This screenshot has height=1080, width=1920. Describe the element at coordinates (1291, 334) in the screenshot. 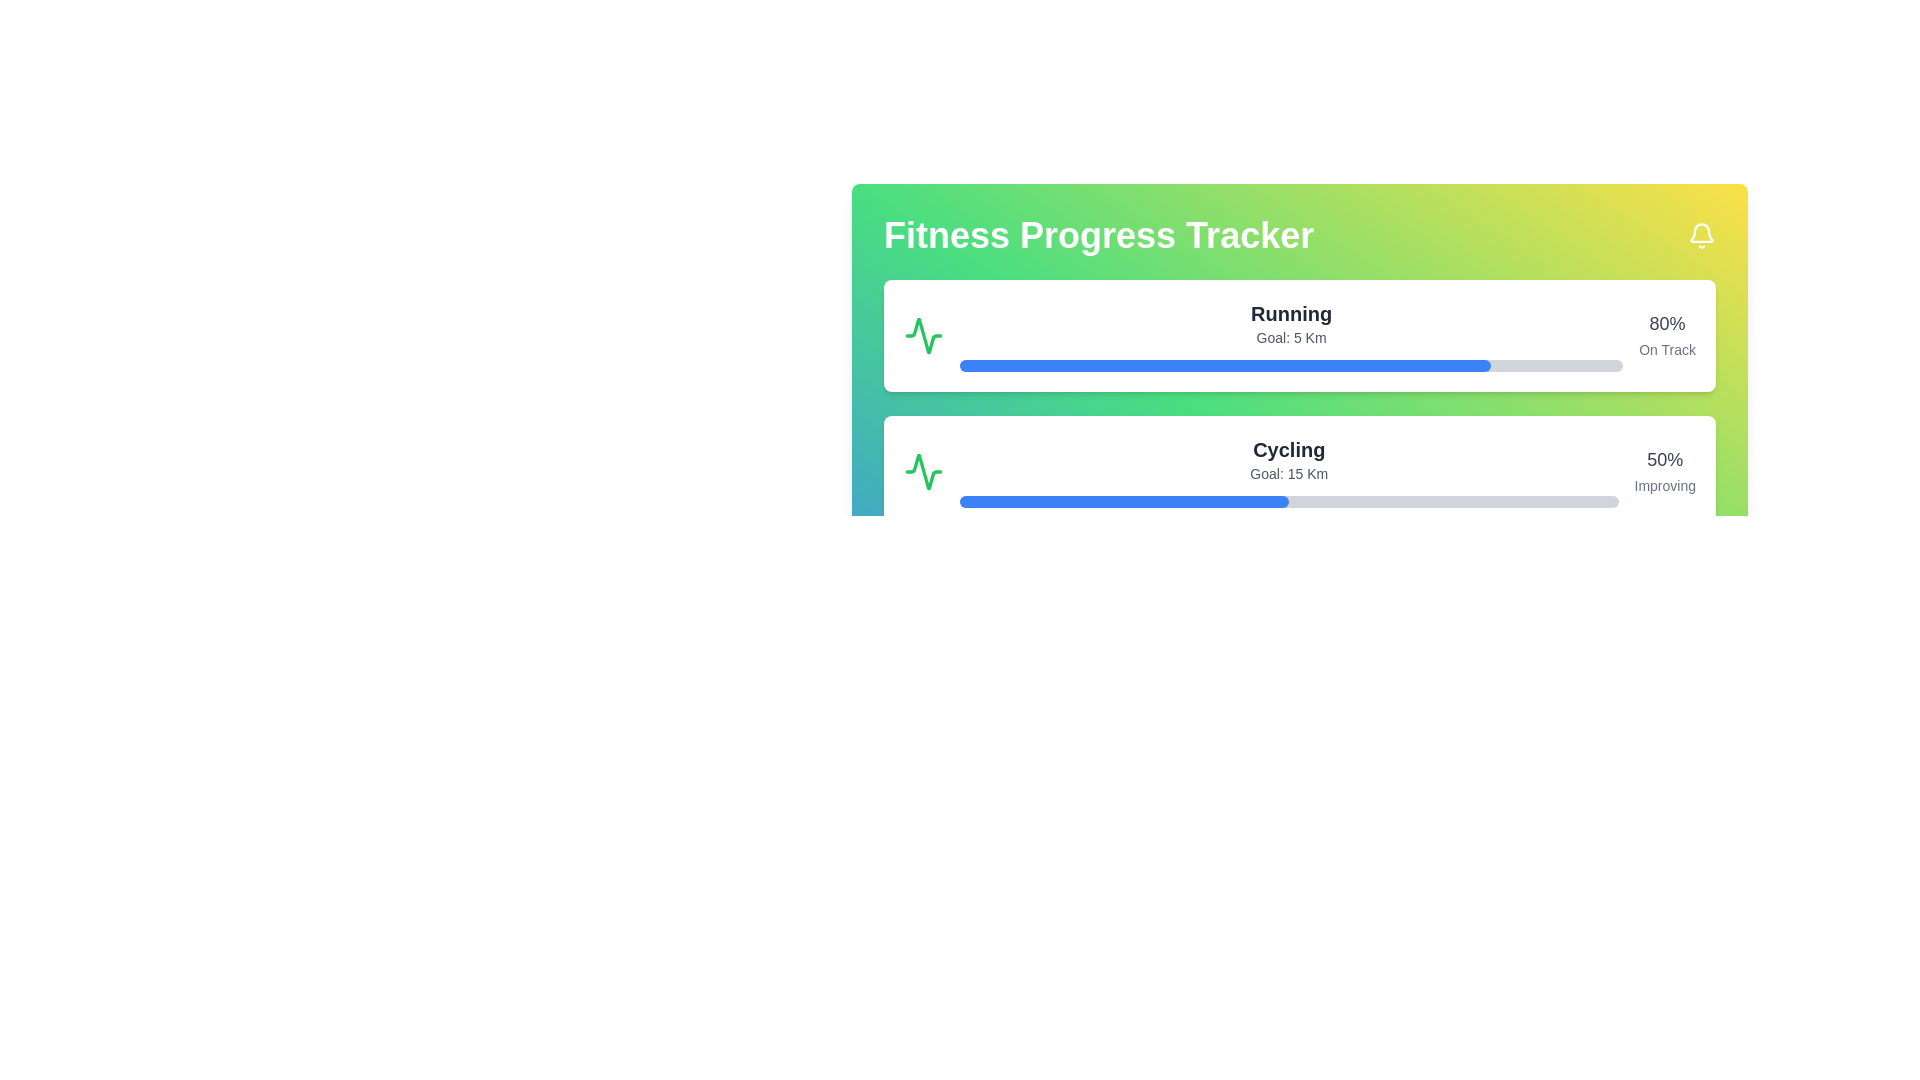

I see `the text label displaying 'RunningGoal: 5 Km', which is located in the upper section of the first card in the interface, positioned to the right of a green activity icon and above a blue progress bar` at that location.